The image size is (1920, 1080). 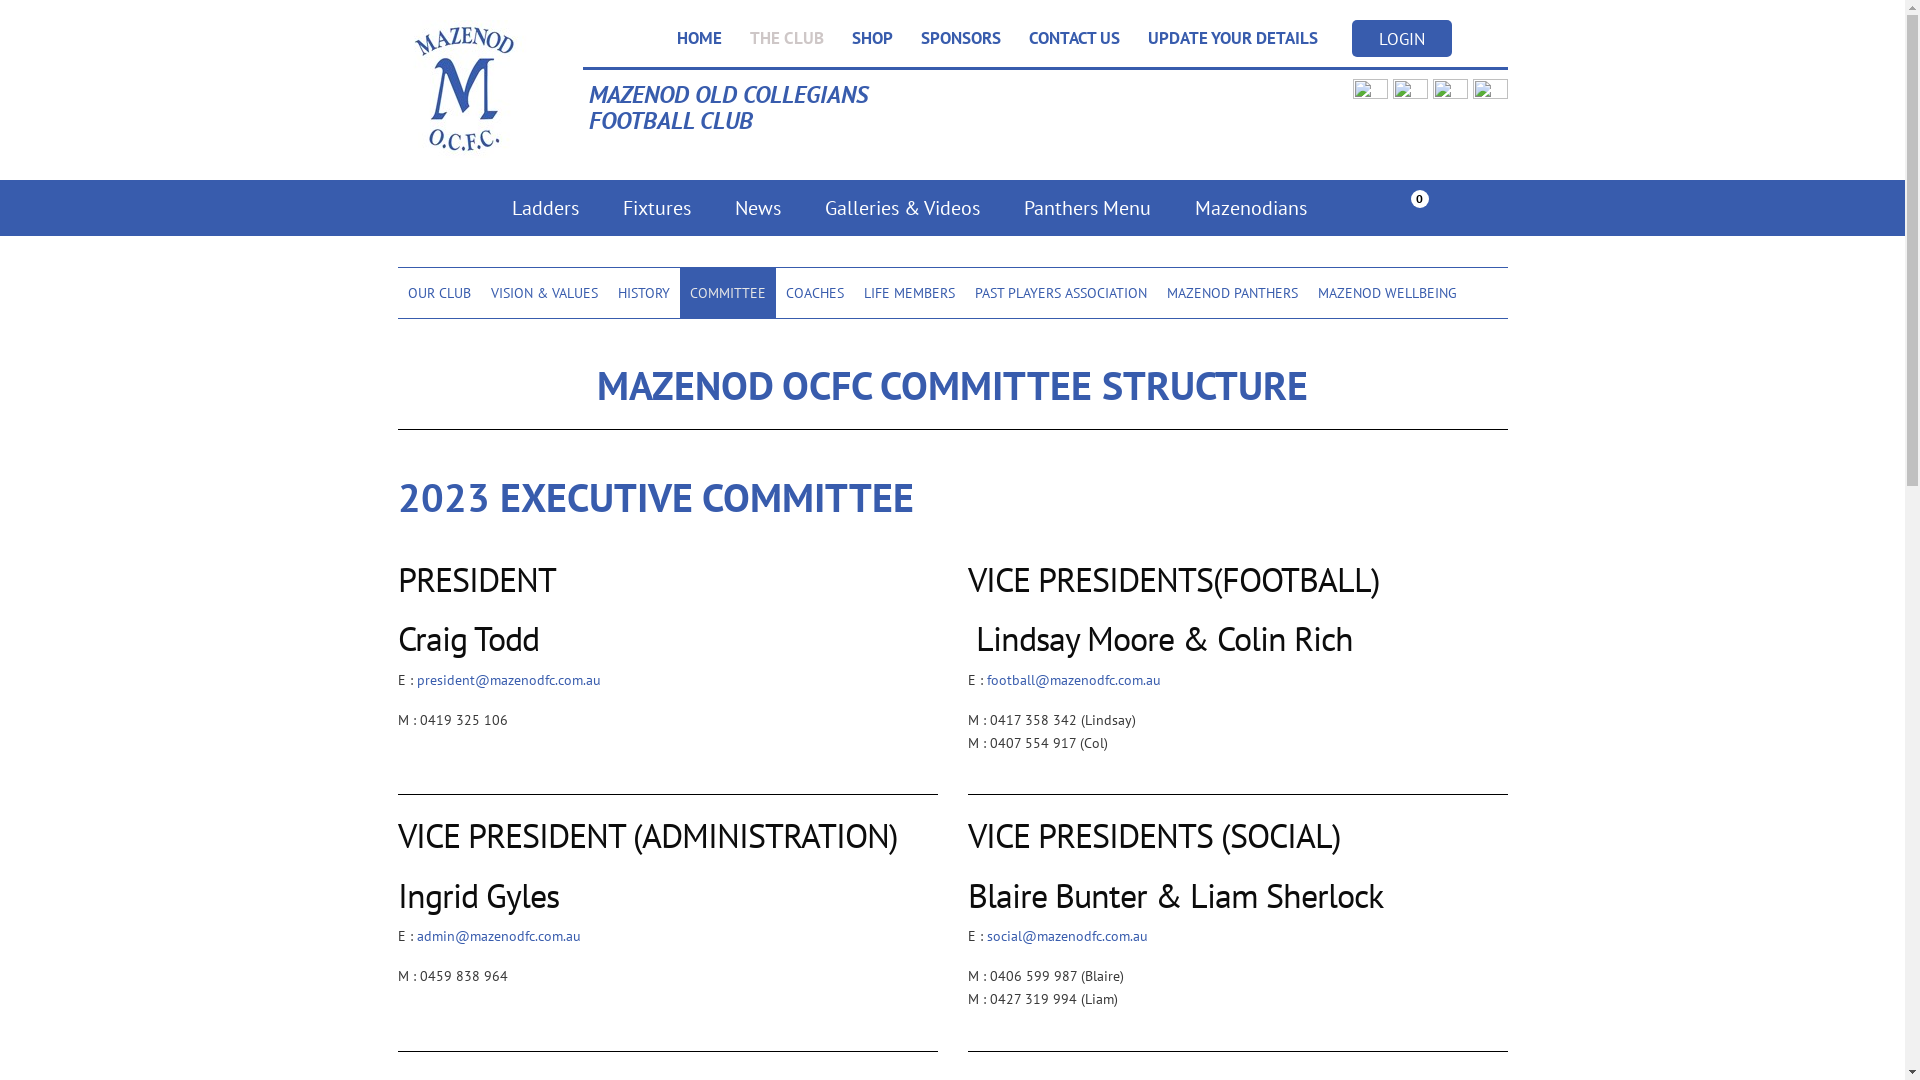 I want to click on 'UPDATE YOUR DETAILS', so click(x=1232, y=38).